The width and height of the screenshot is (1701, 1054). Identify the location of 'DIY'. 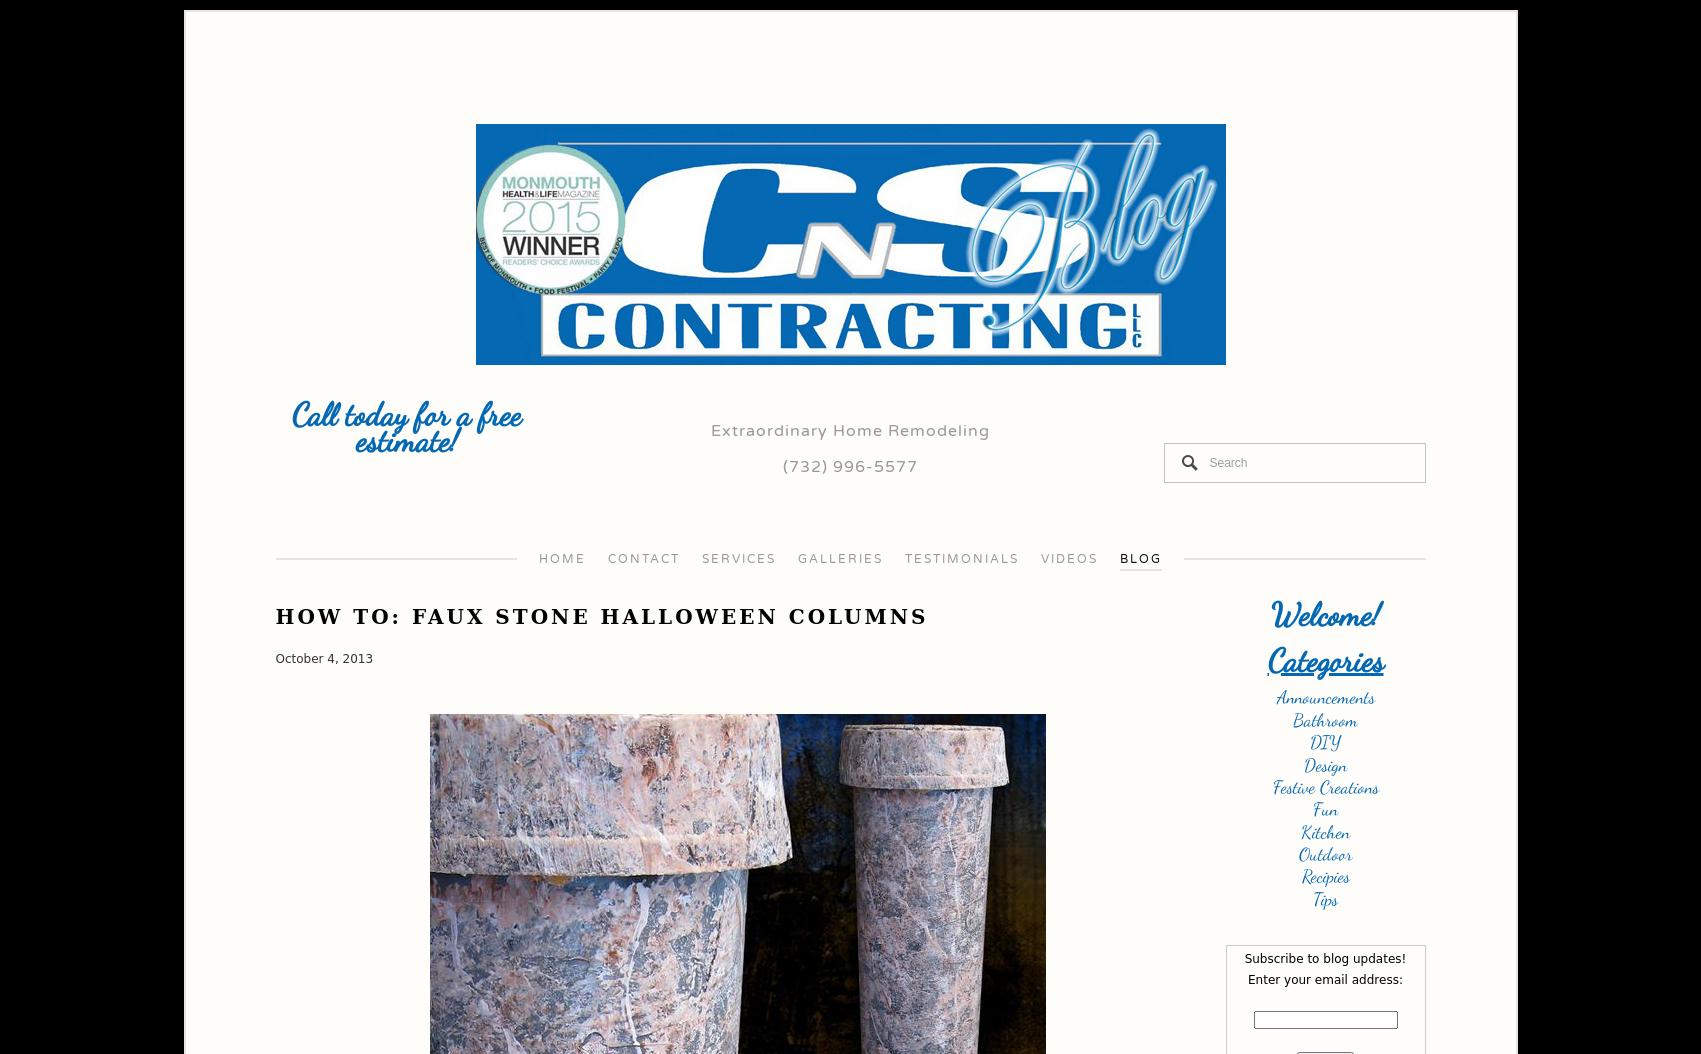
(1325, 742).